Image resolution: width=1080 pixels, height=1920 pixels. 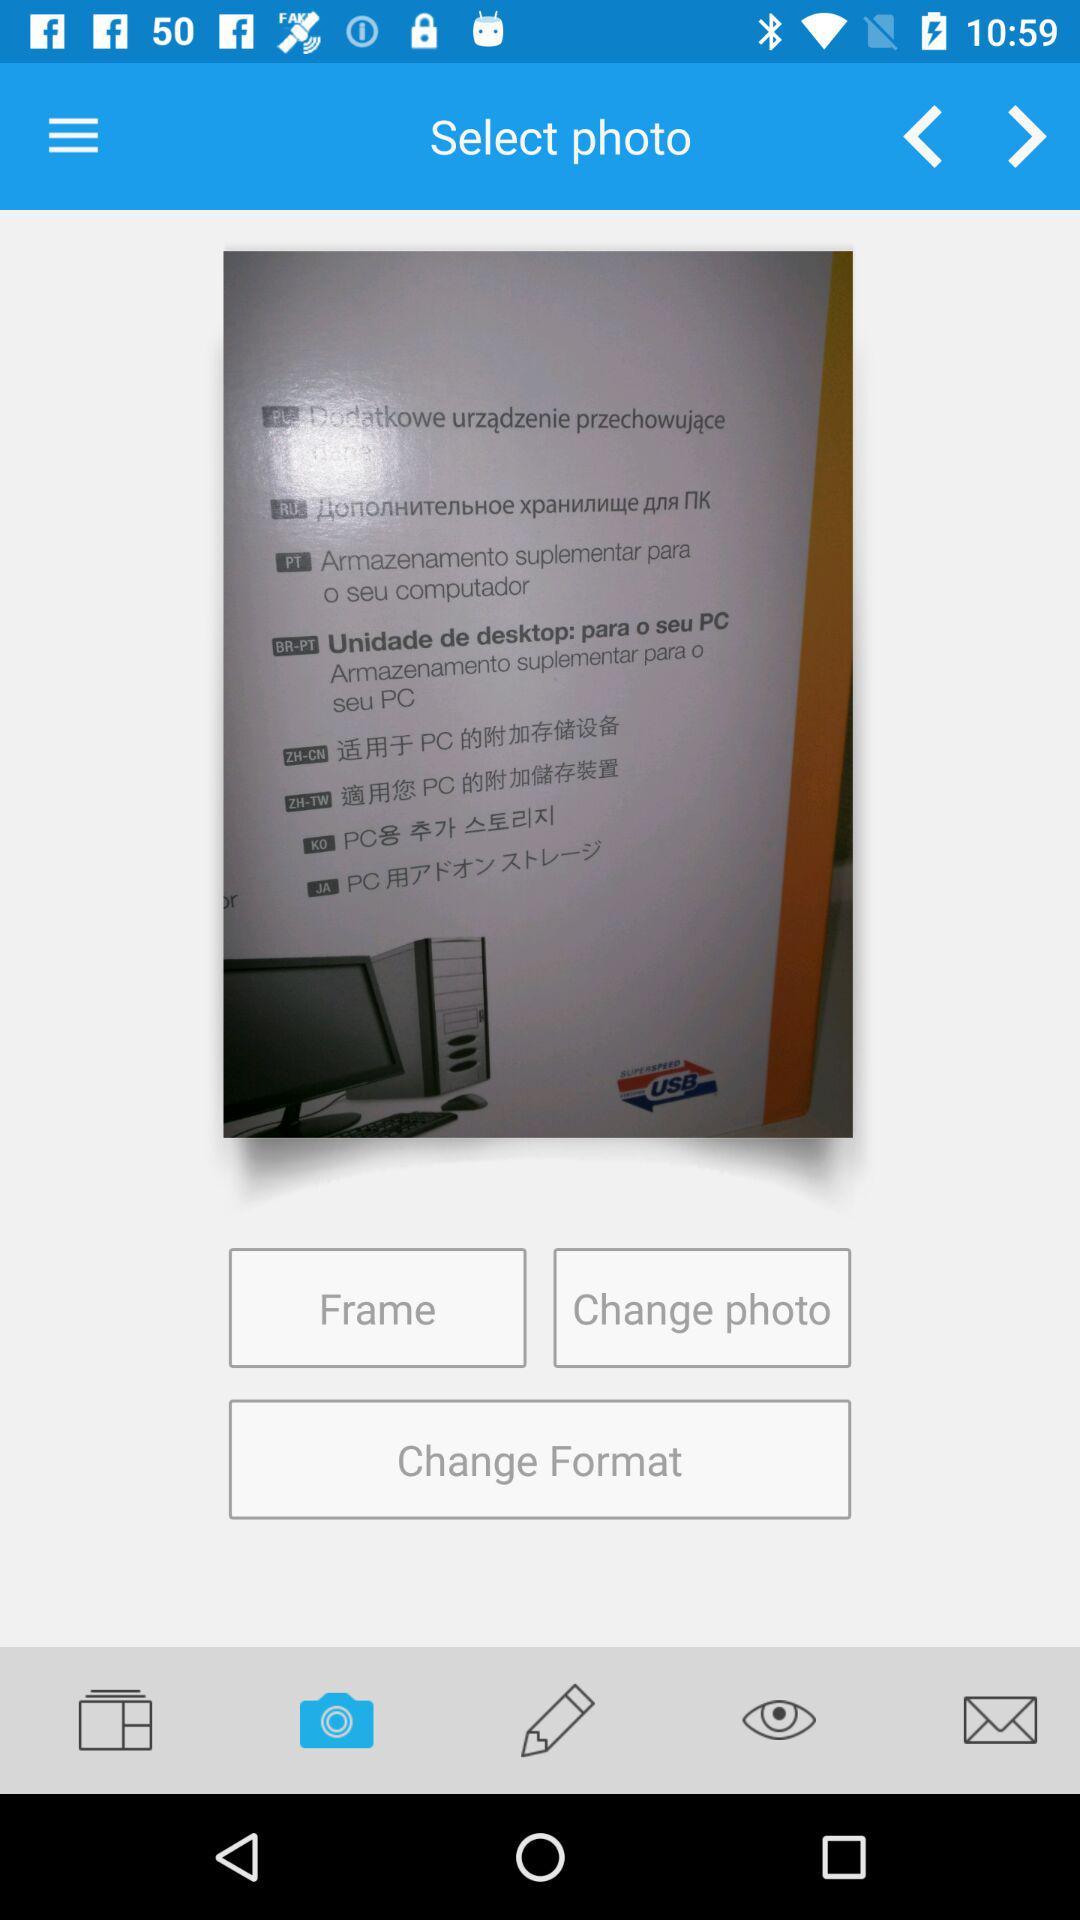 I want to click on item to the left of the select photo item, so click(x=72, y=135).